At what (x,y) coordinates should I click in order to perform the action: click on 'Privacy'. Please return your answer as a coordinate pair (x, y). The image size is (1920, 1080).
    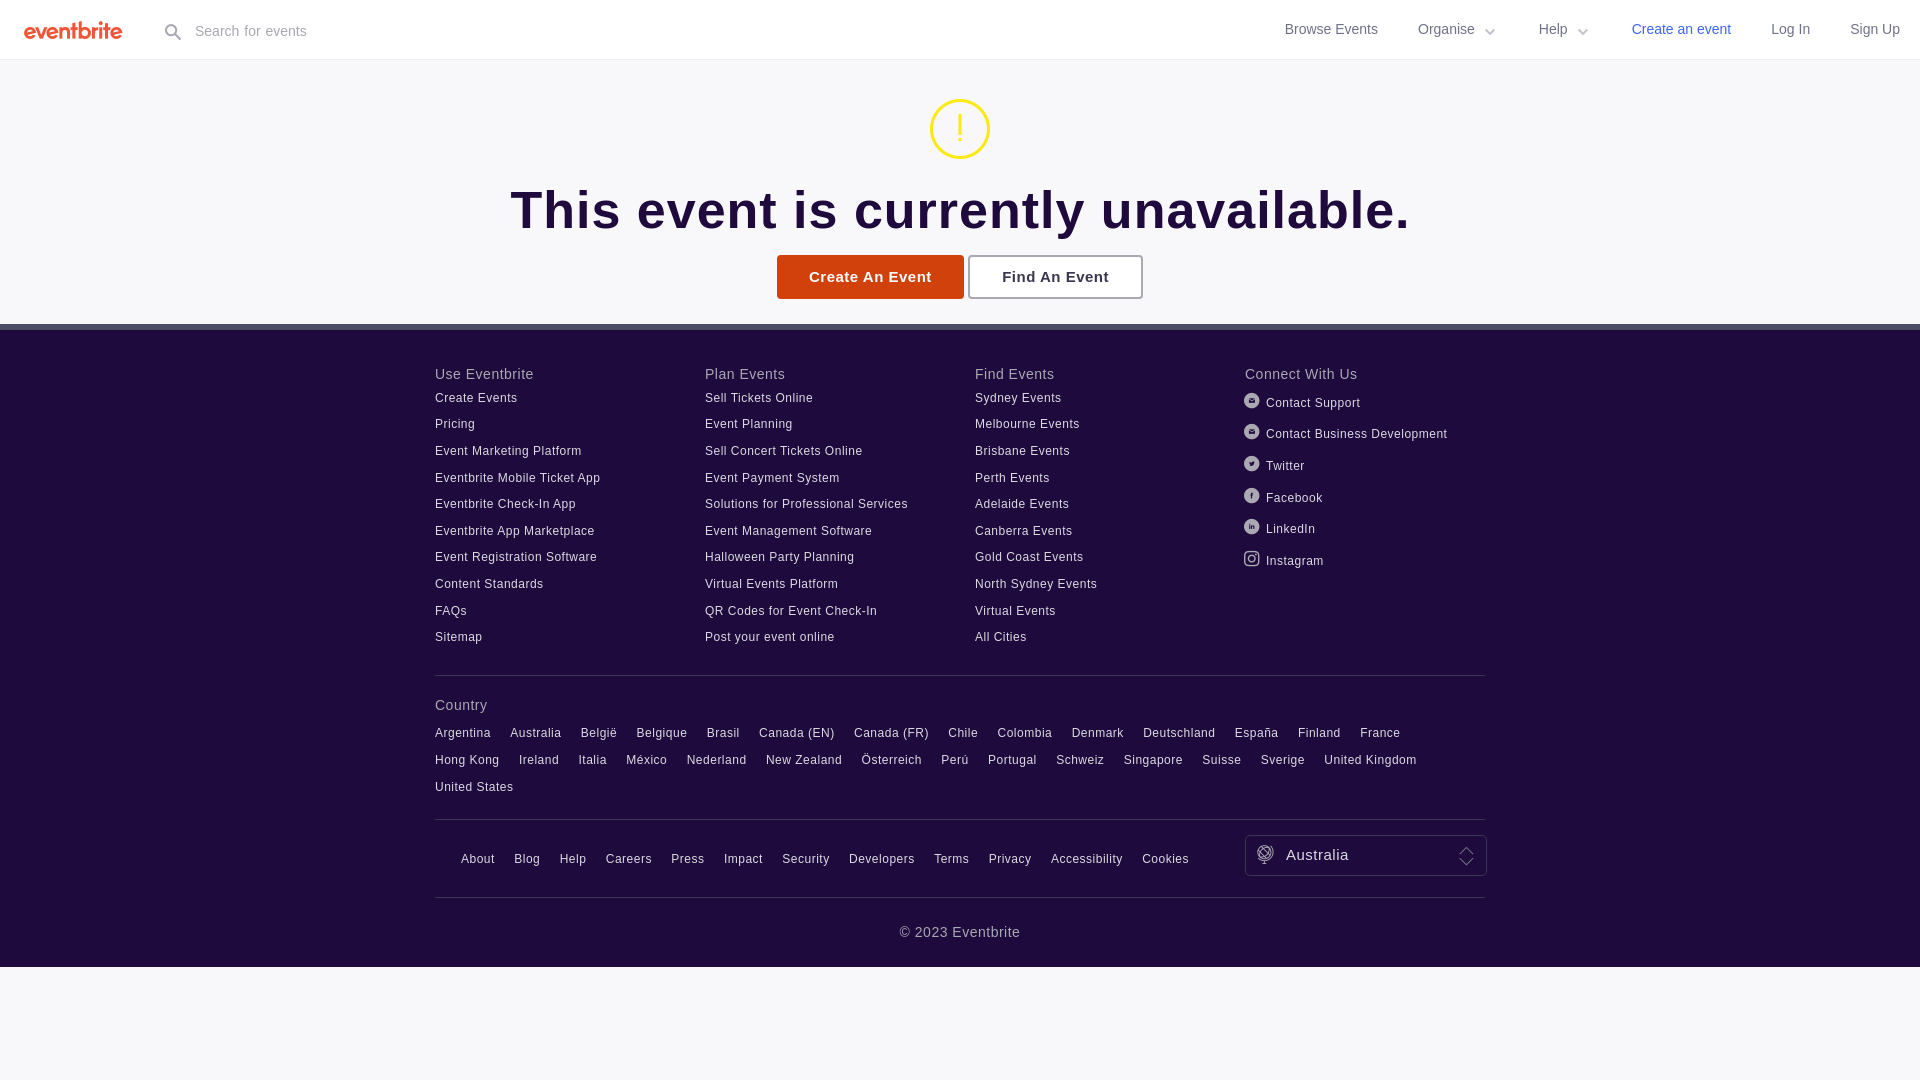
    Looking at the image, I should click on (1010, 858).